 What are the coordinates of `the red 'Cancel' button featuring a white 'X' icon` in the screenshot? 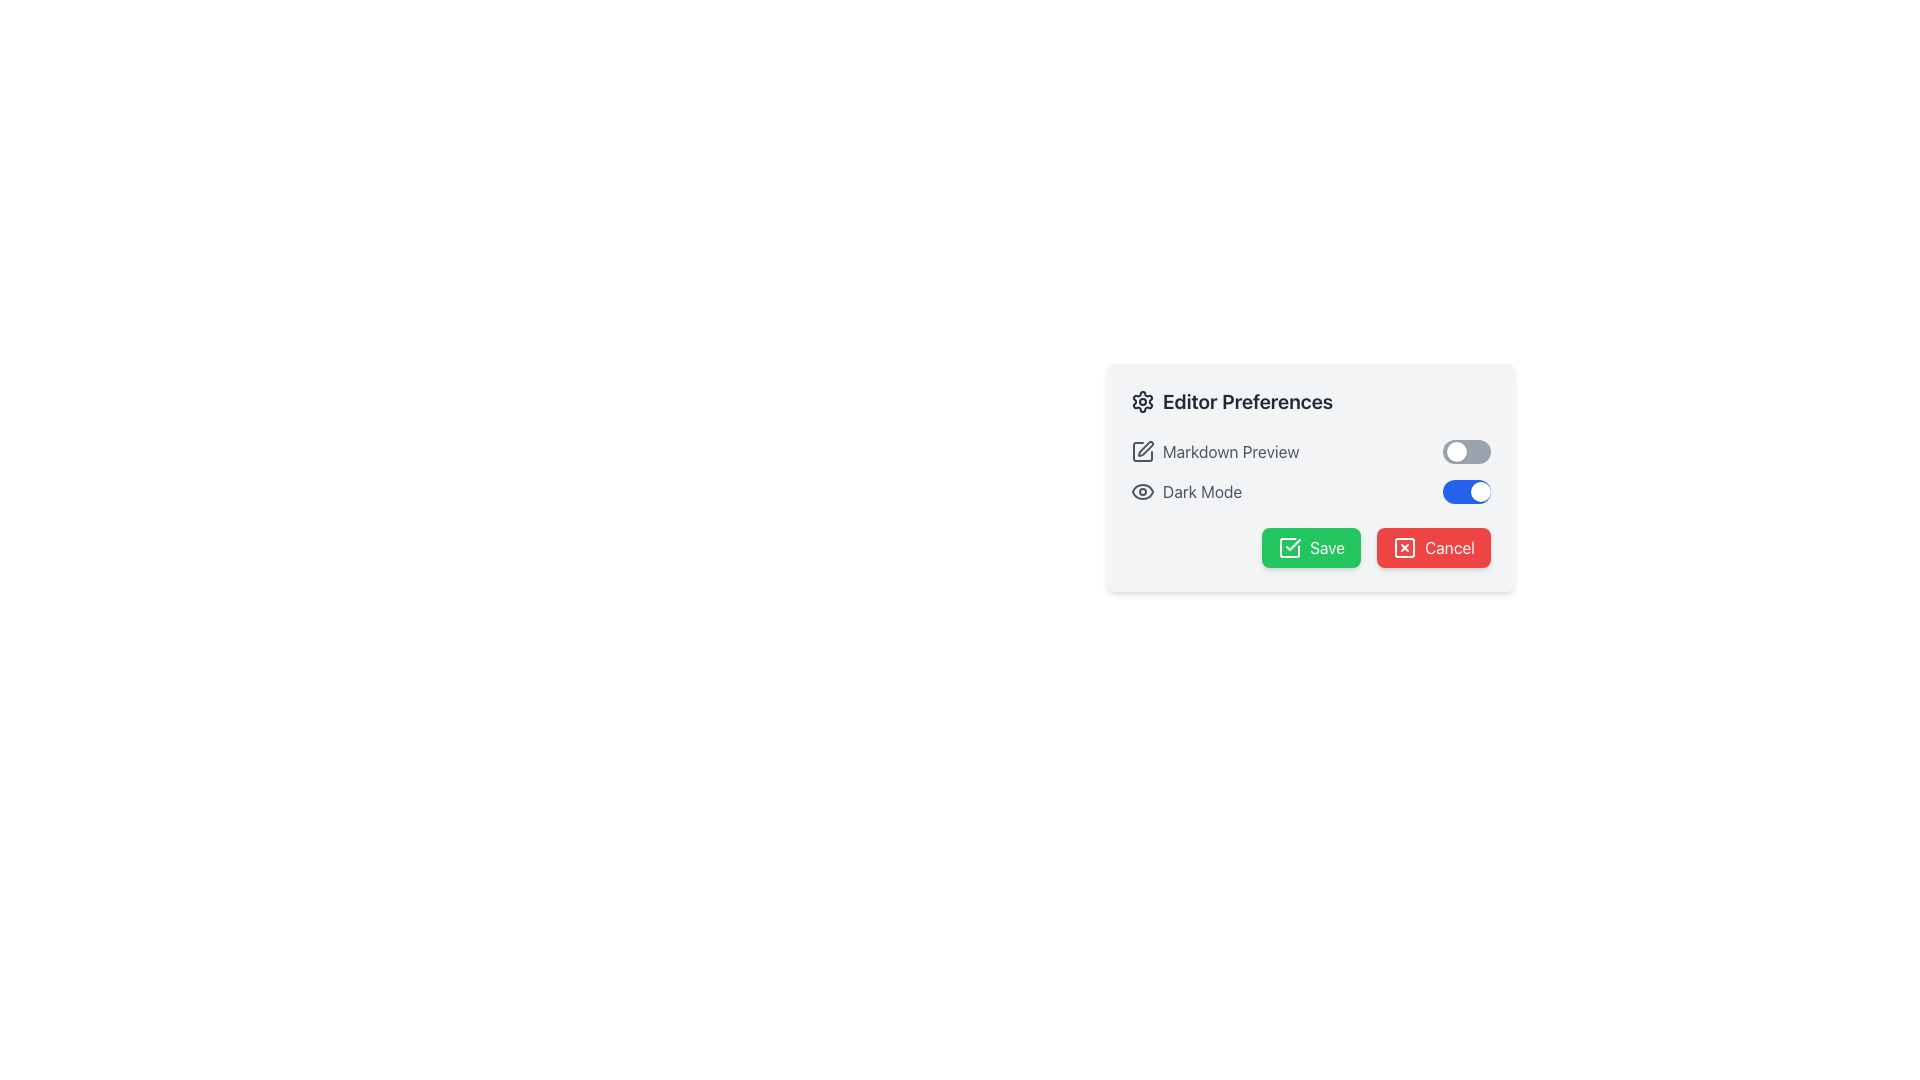 It's located at (1404, 547).